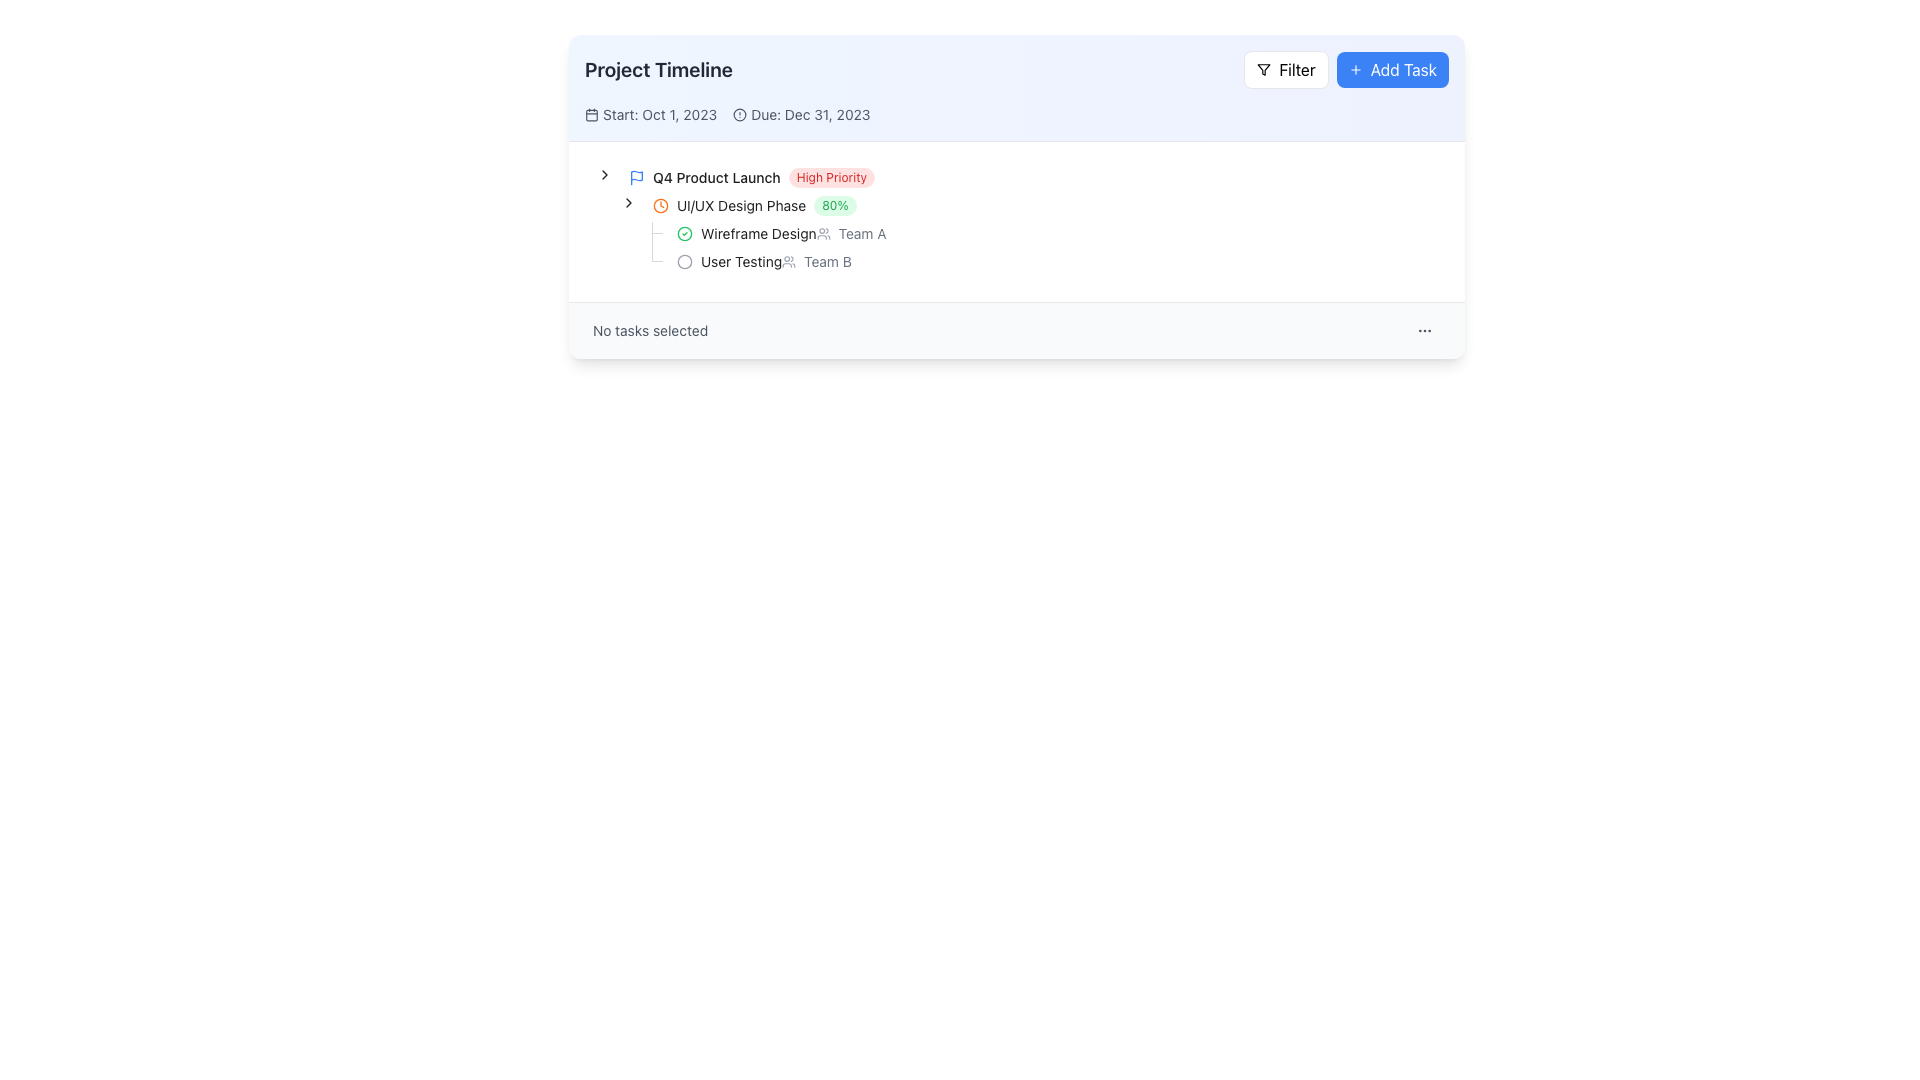  What do you see at coordinates (851, 233) in the screenshot?
I see `the text label reading 'Team A', which is styled with a smaller font size and gray color tone, located to the right of a user icon in the 'Wireframe Design' section under the 'UI/UX Design Phase'` at bounding box center [851, 233].